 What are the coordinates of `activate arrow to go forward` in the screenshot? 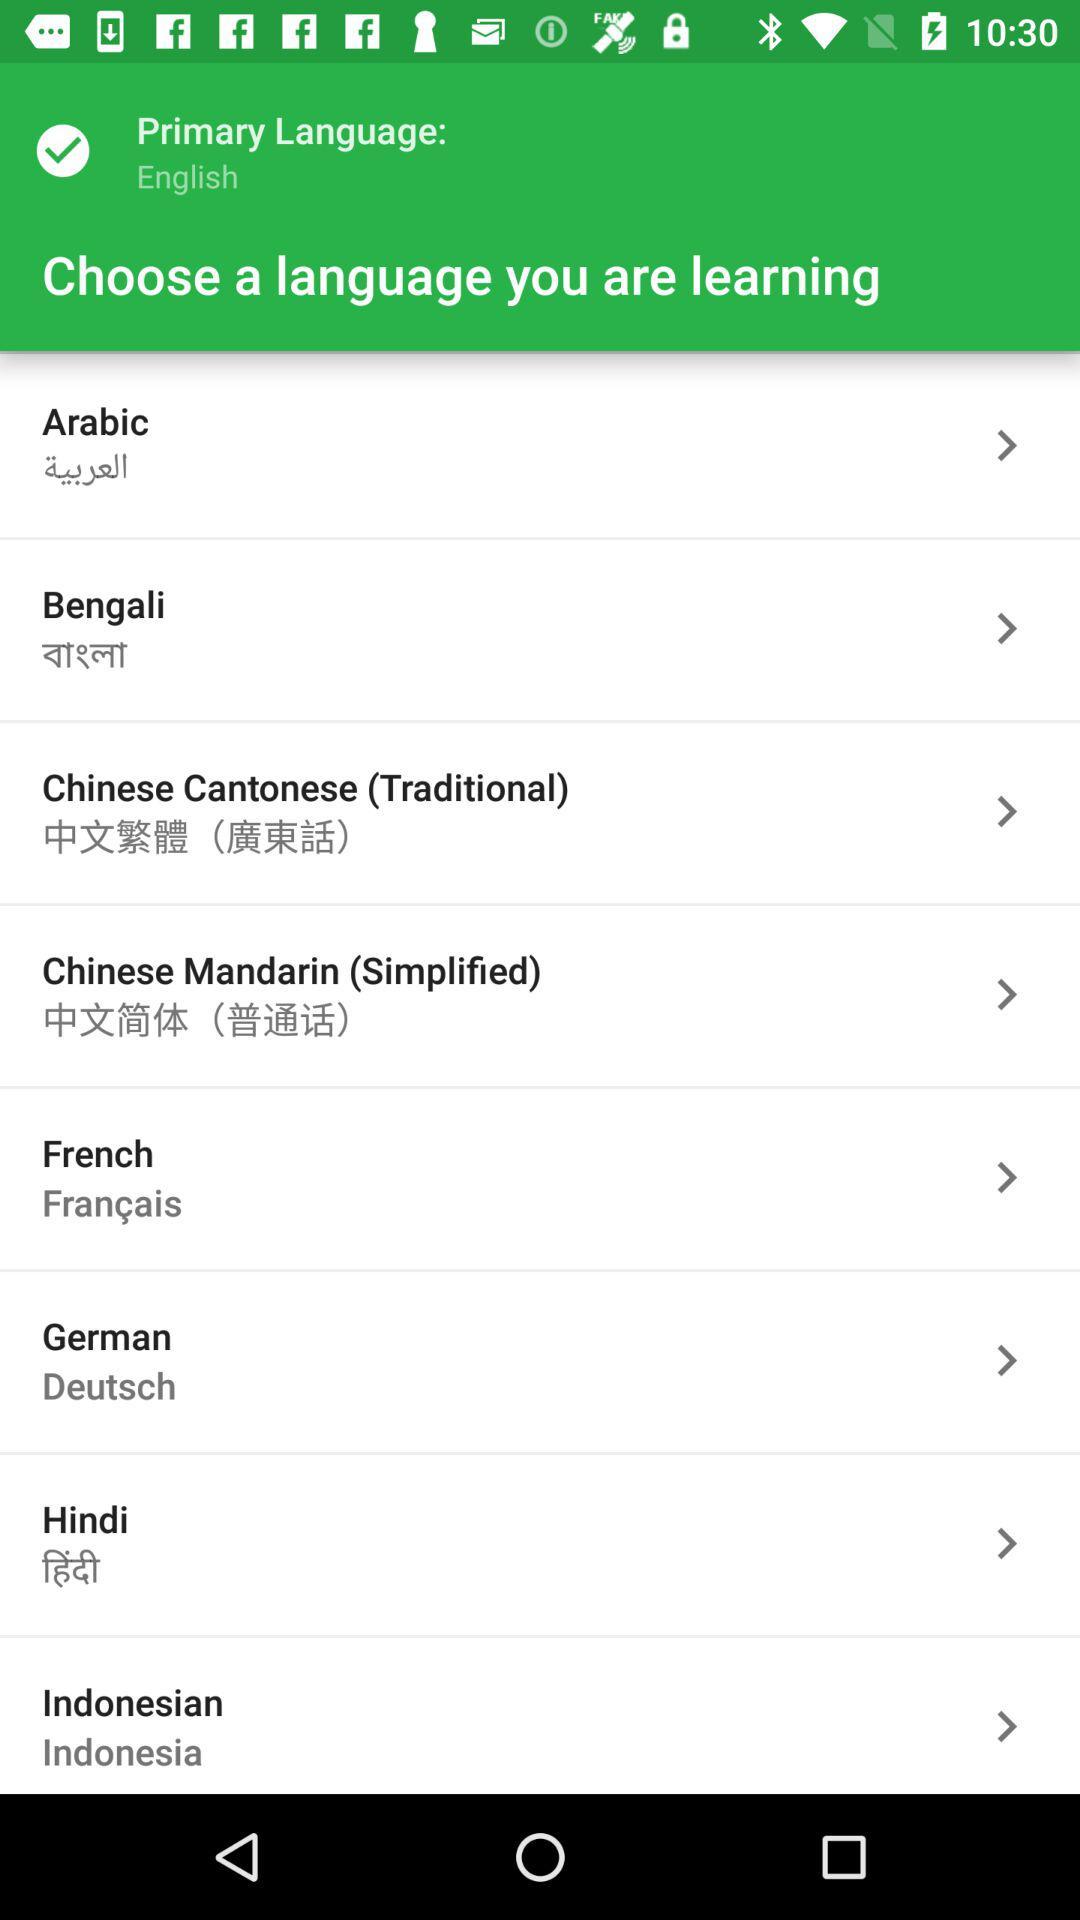 It's located at (1017, 811).